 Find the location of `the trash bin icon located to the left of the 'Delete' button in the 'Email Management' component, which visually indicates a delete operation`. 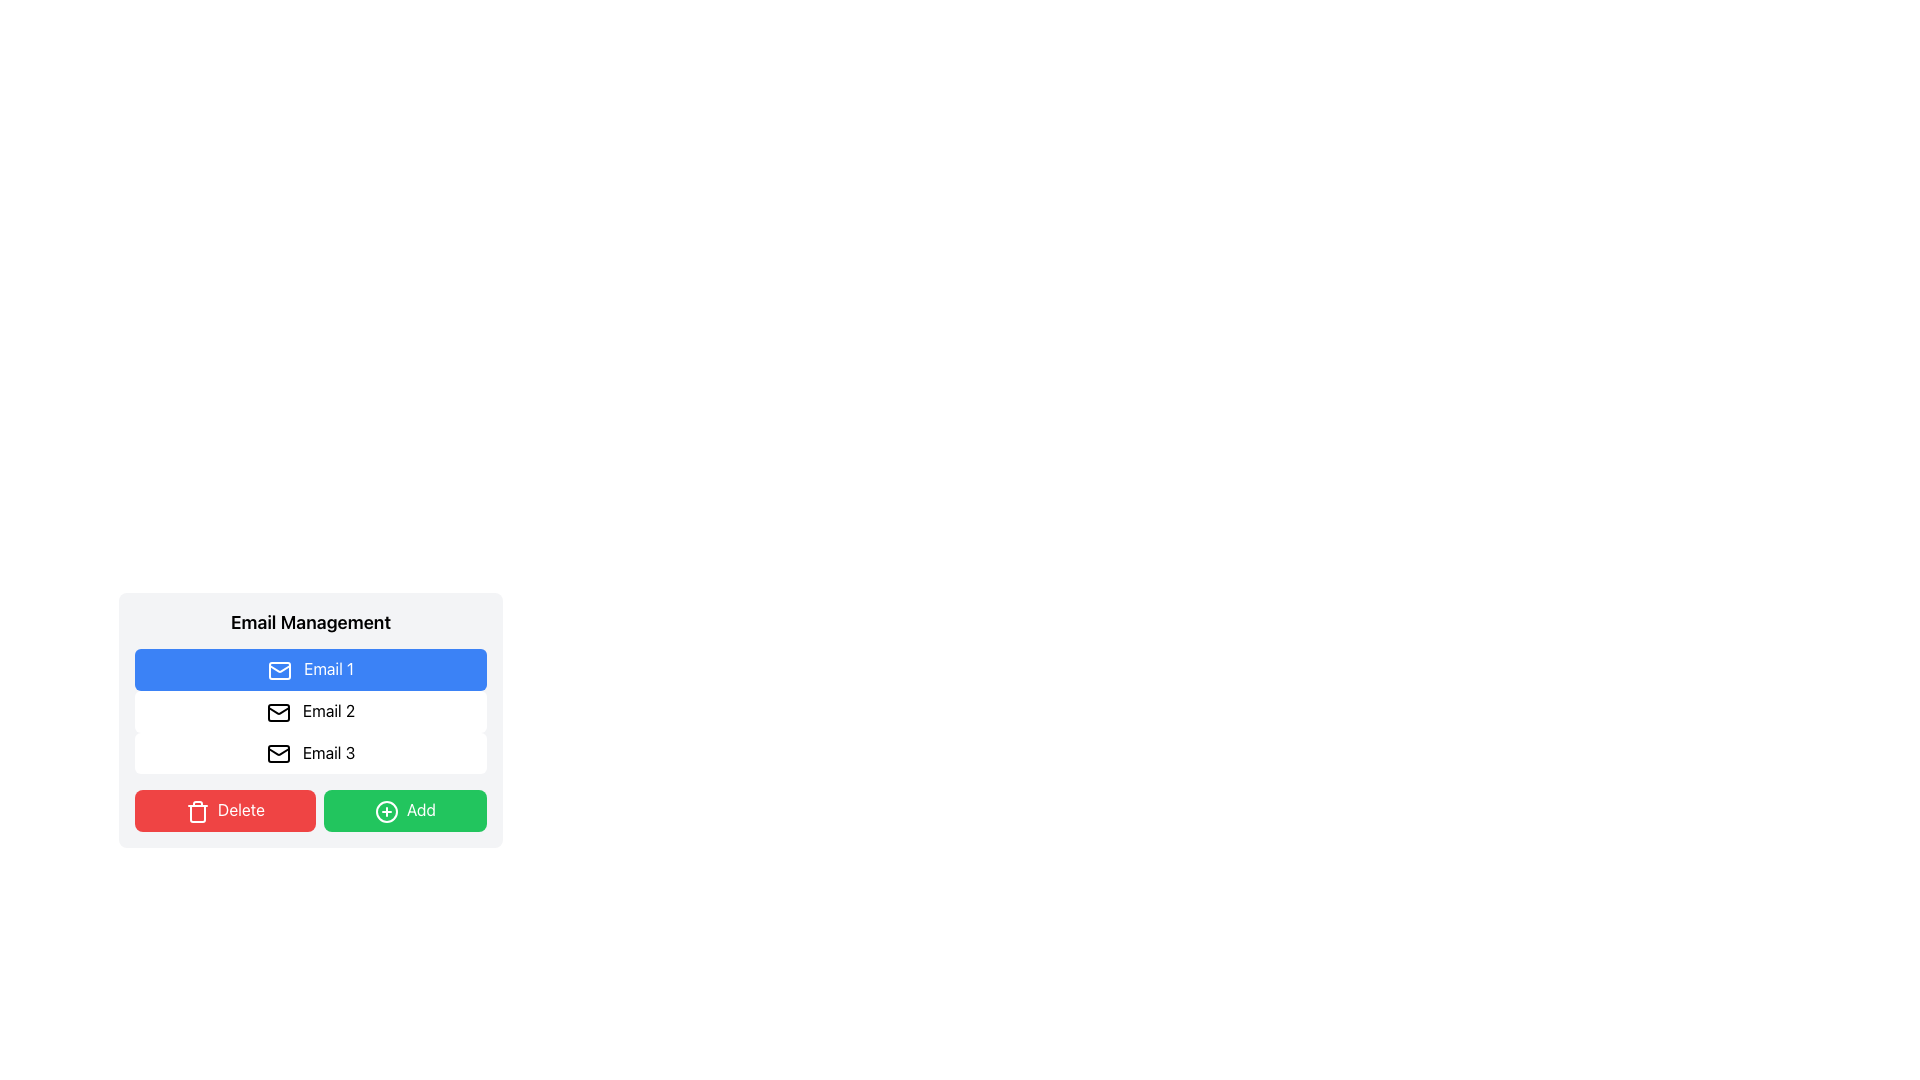

the trash bin icon located to the left of the 'Delete' button in the 'Email Management' component, which visually indicates a delete operation is located at coordinates (197, 812).